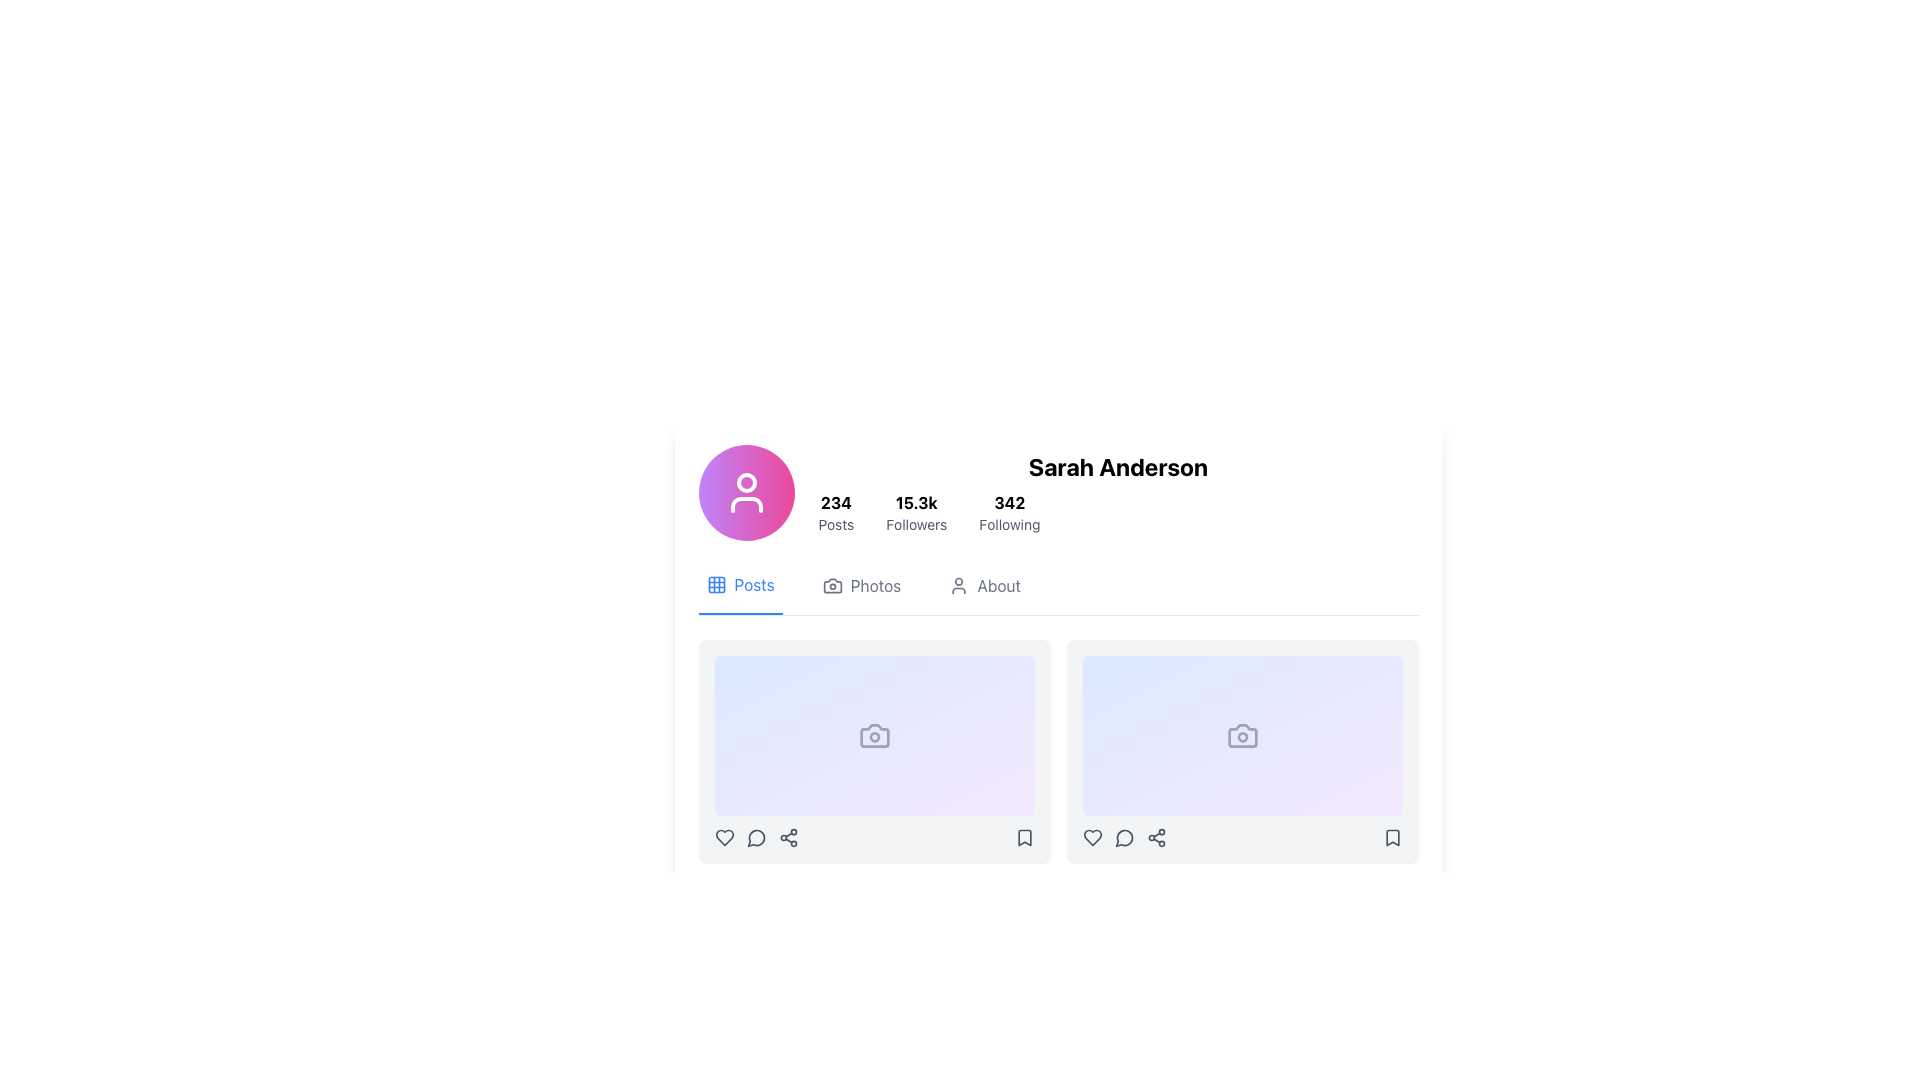  What do you see at coordinates (1241, 736) in the screenshot?
I see `the Image placeholder card located in the second column of the layout, which serves as an entry point for image content` at bounding box center [1241, 736].